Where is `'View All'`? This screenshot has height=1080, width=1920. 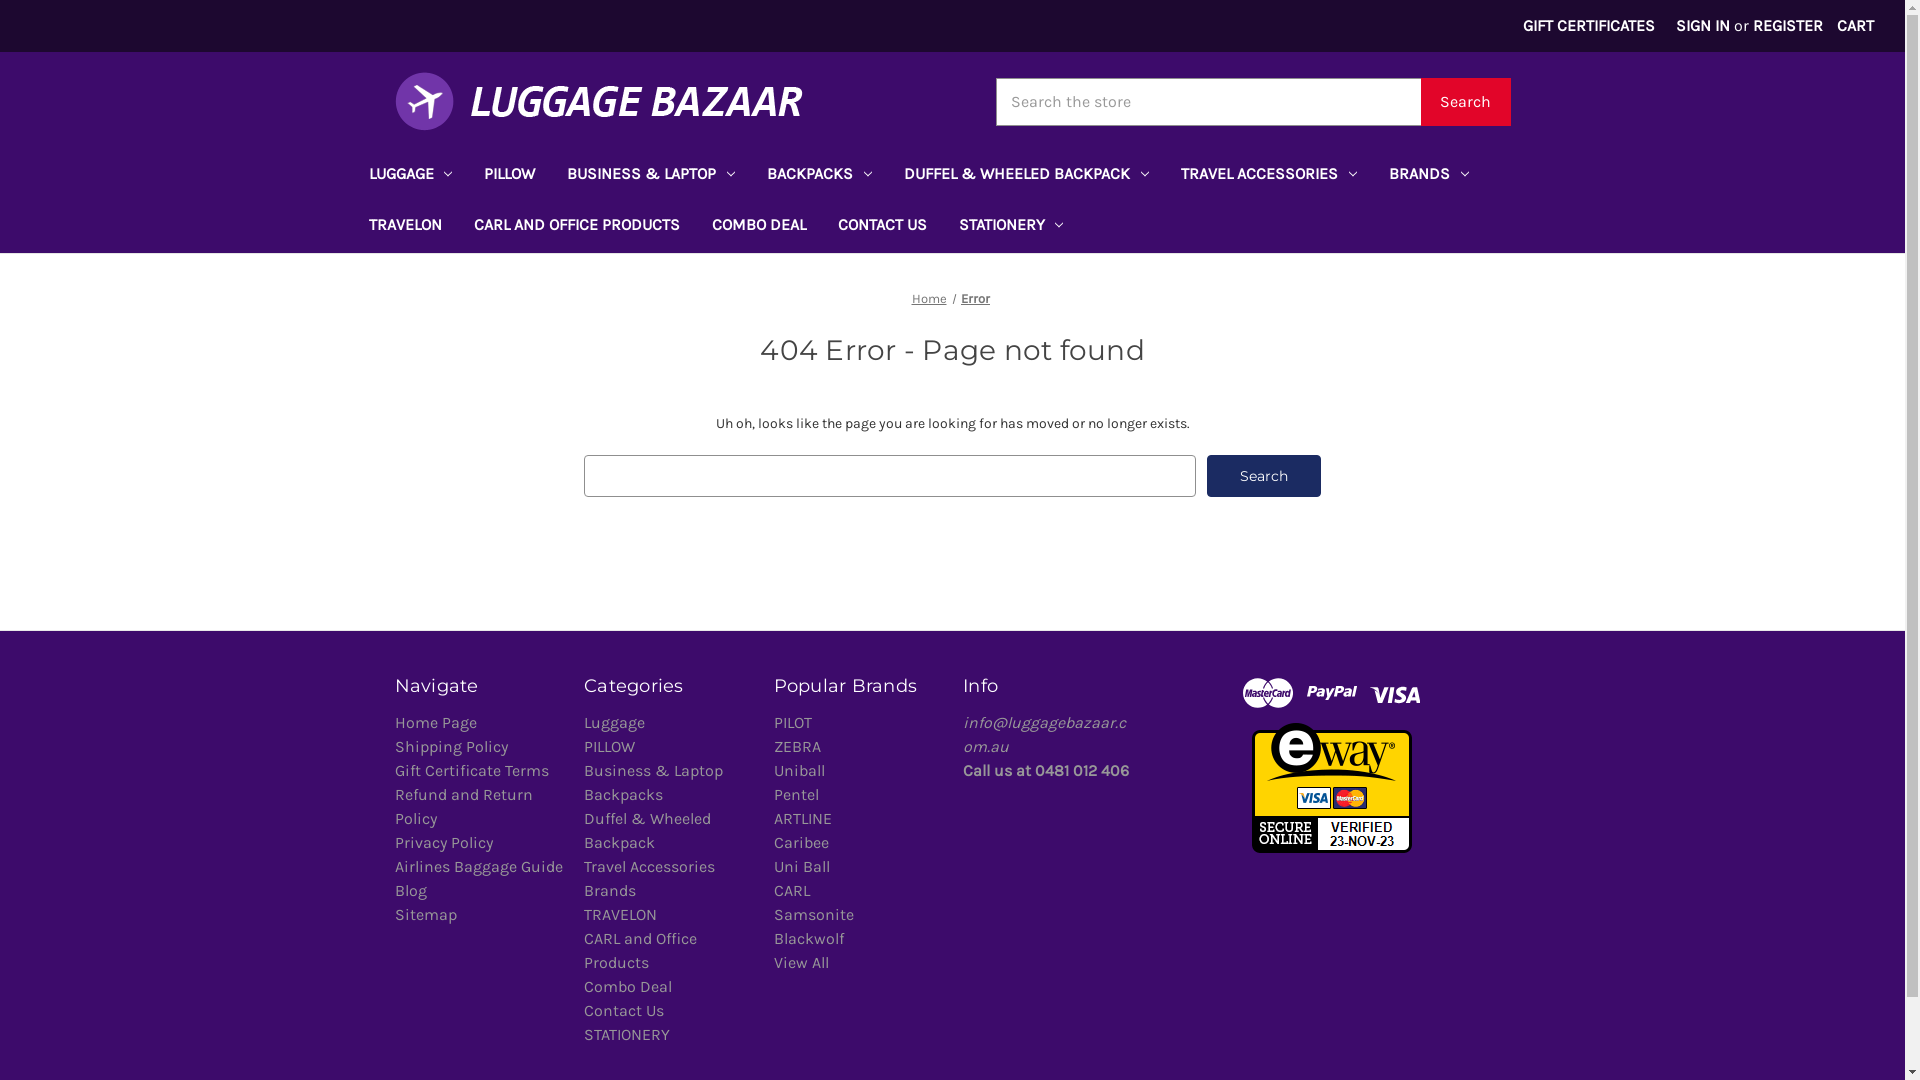 'View All' is located at coordinates (801, 961).